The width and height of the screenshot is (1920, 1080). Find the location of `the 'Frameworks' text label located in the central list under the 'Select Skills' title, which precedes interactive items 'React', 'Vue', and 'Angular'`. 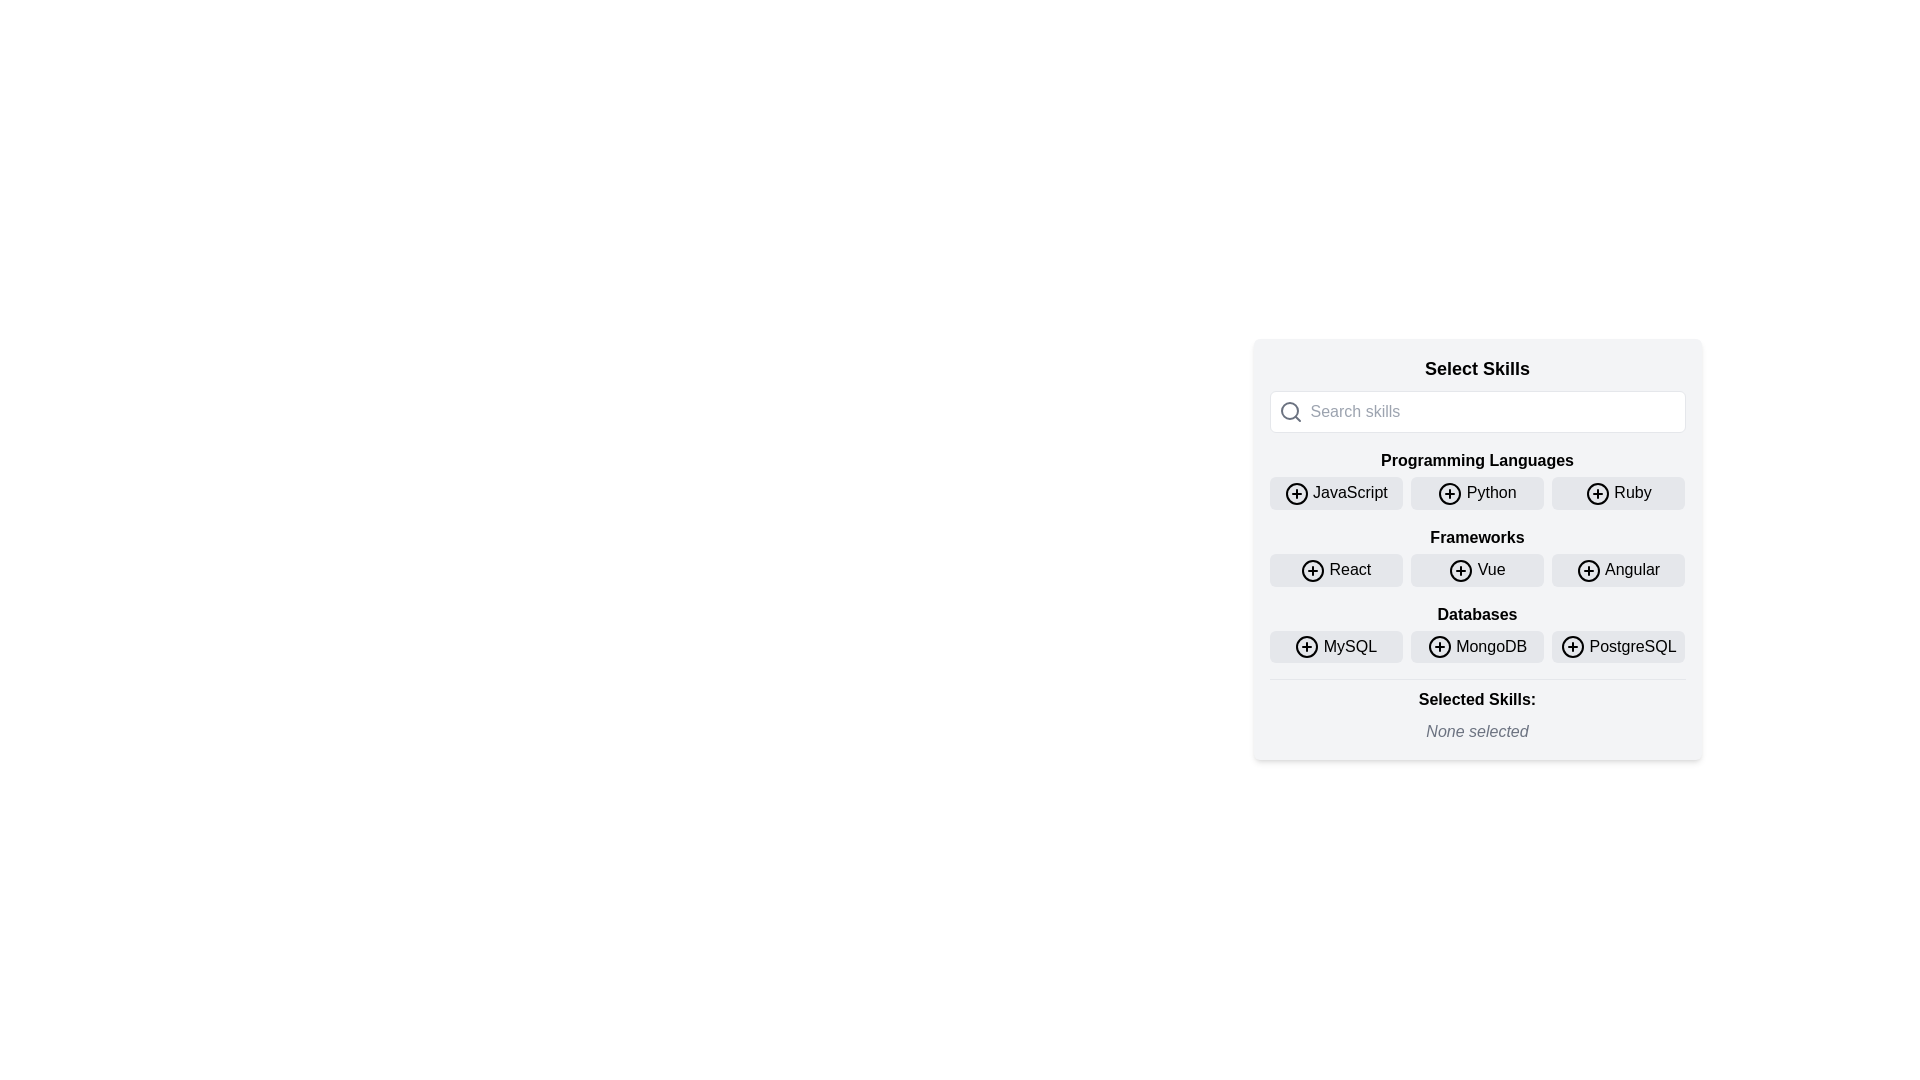

the 'Frameworks' text label located in the central list under the 'Select Skills' title, which precedes interactive items 'React', 'Vue', and 'Angular' is located at coordinates (1477, 536).